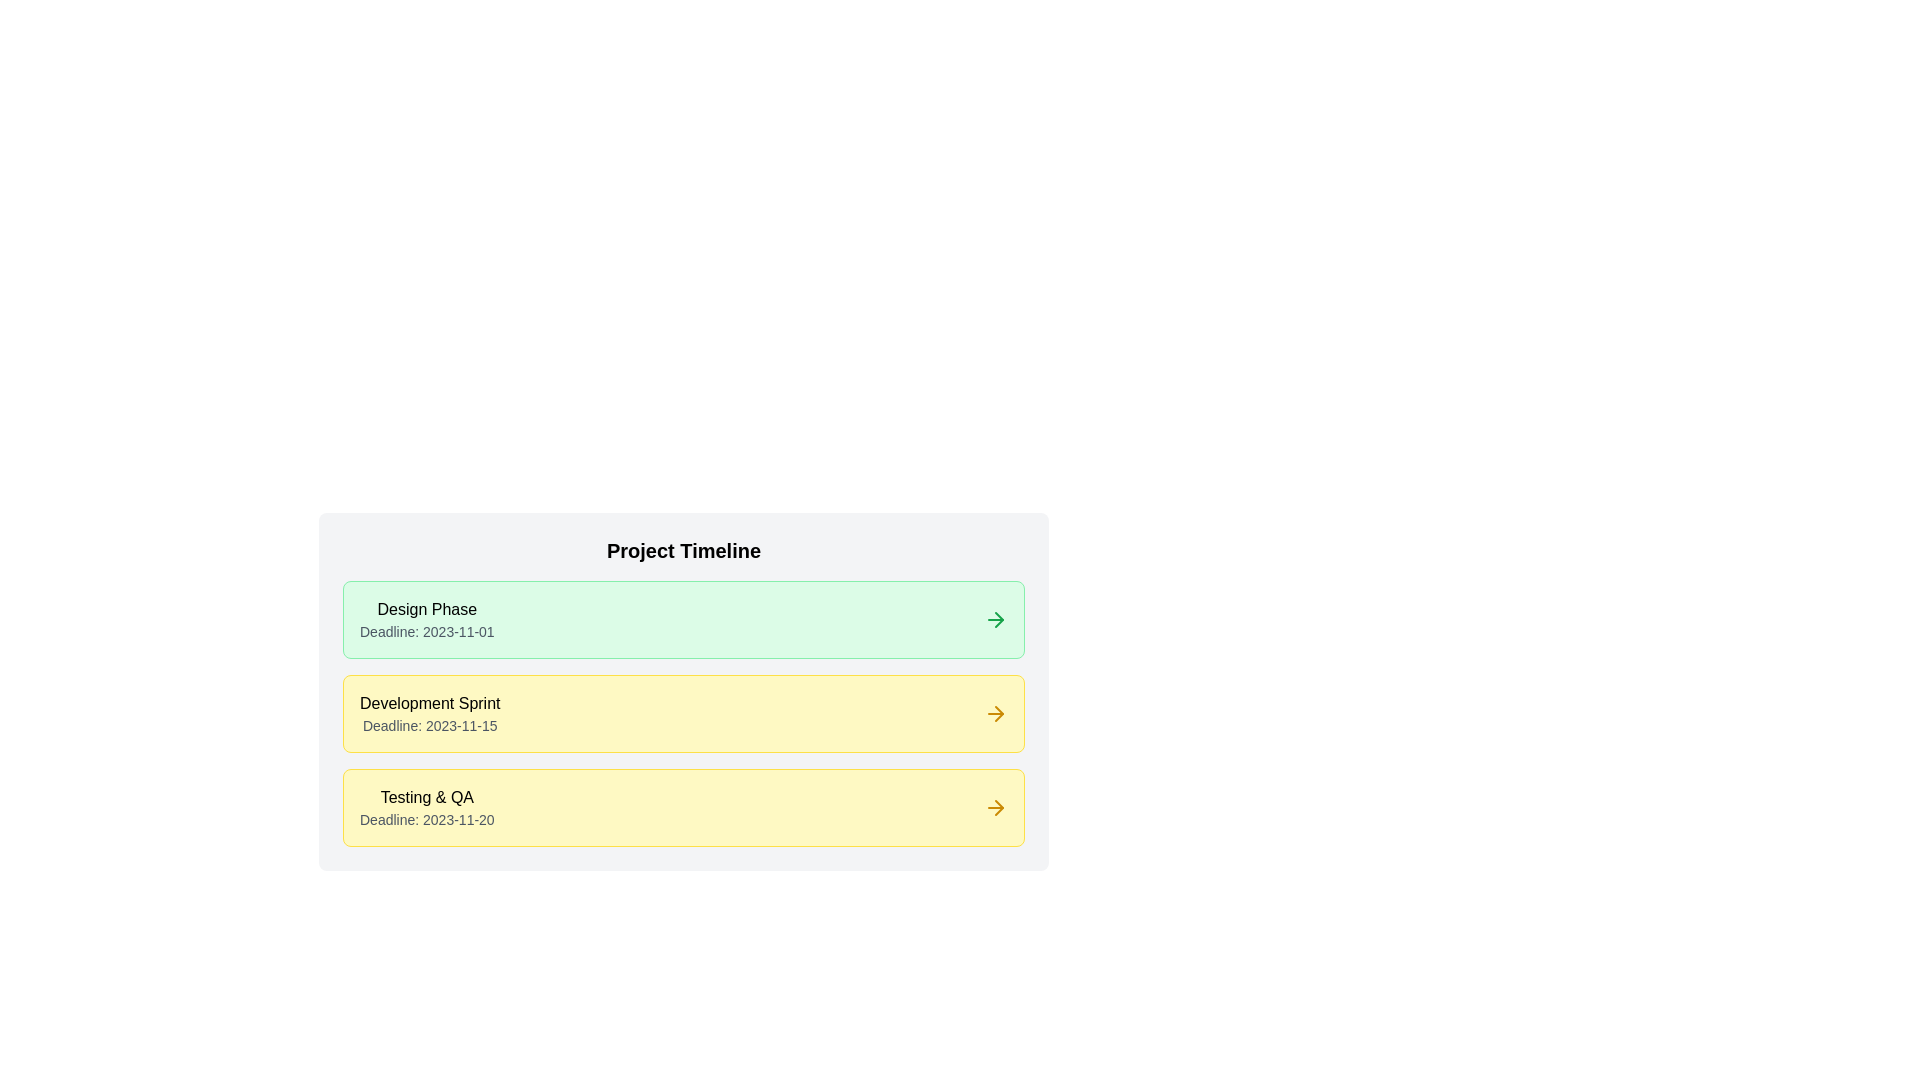 Image resolution: width=1920 pixels, height=1080 pixels. Describe the element at coordinates (999, 806) in the screenshot. I see `the arrow icon located at the far right end of the bottommost 'Testing & QA' card` at that location.